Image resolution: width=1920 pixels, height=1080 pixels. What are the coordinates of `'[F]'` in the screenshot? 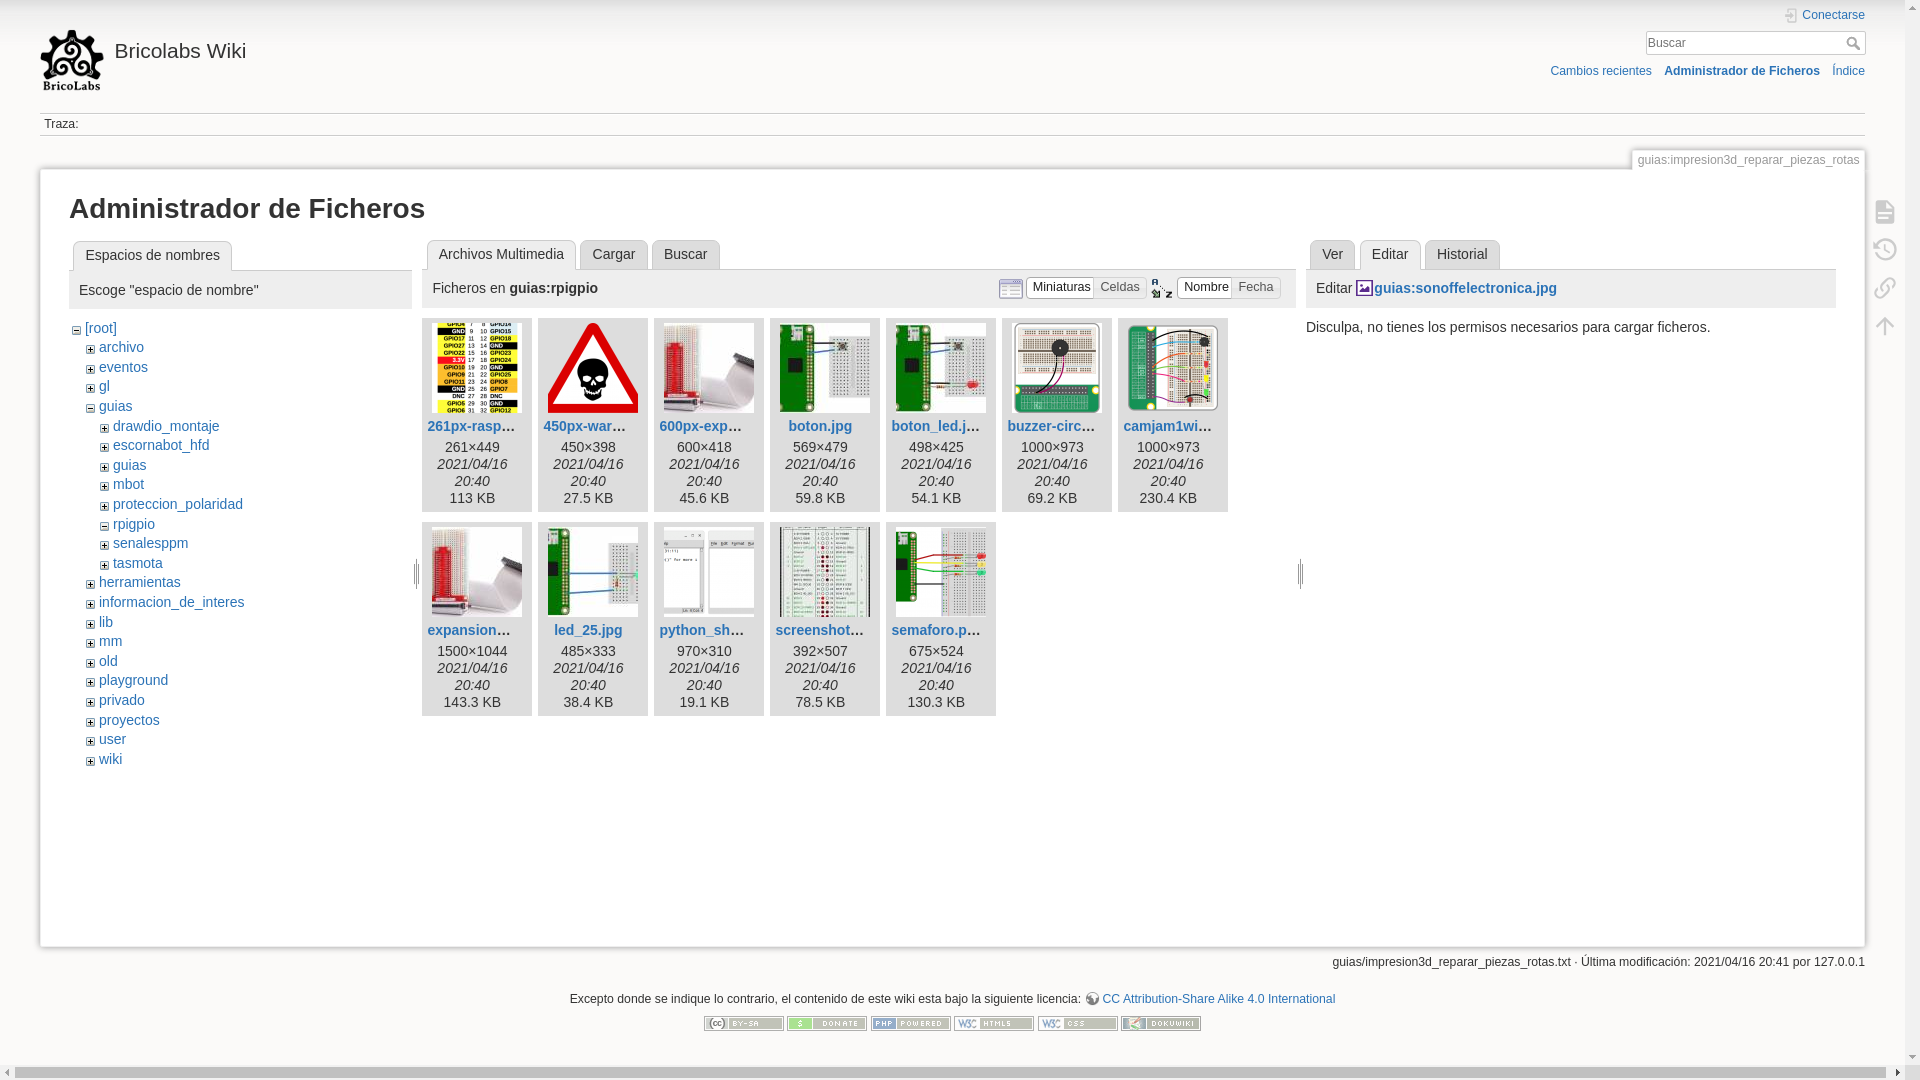 It's located at (1755, 43).